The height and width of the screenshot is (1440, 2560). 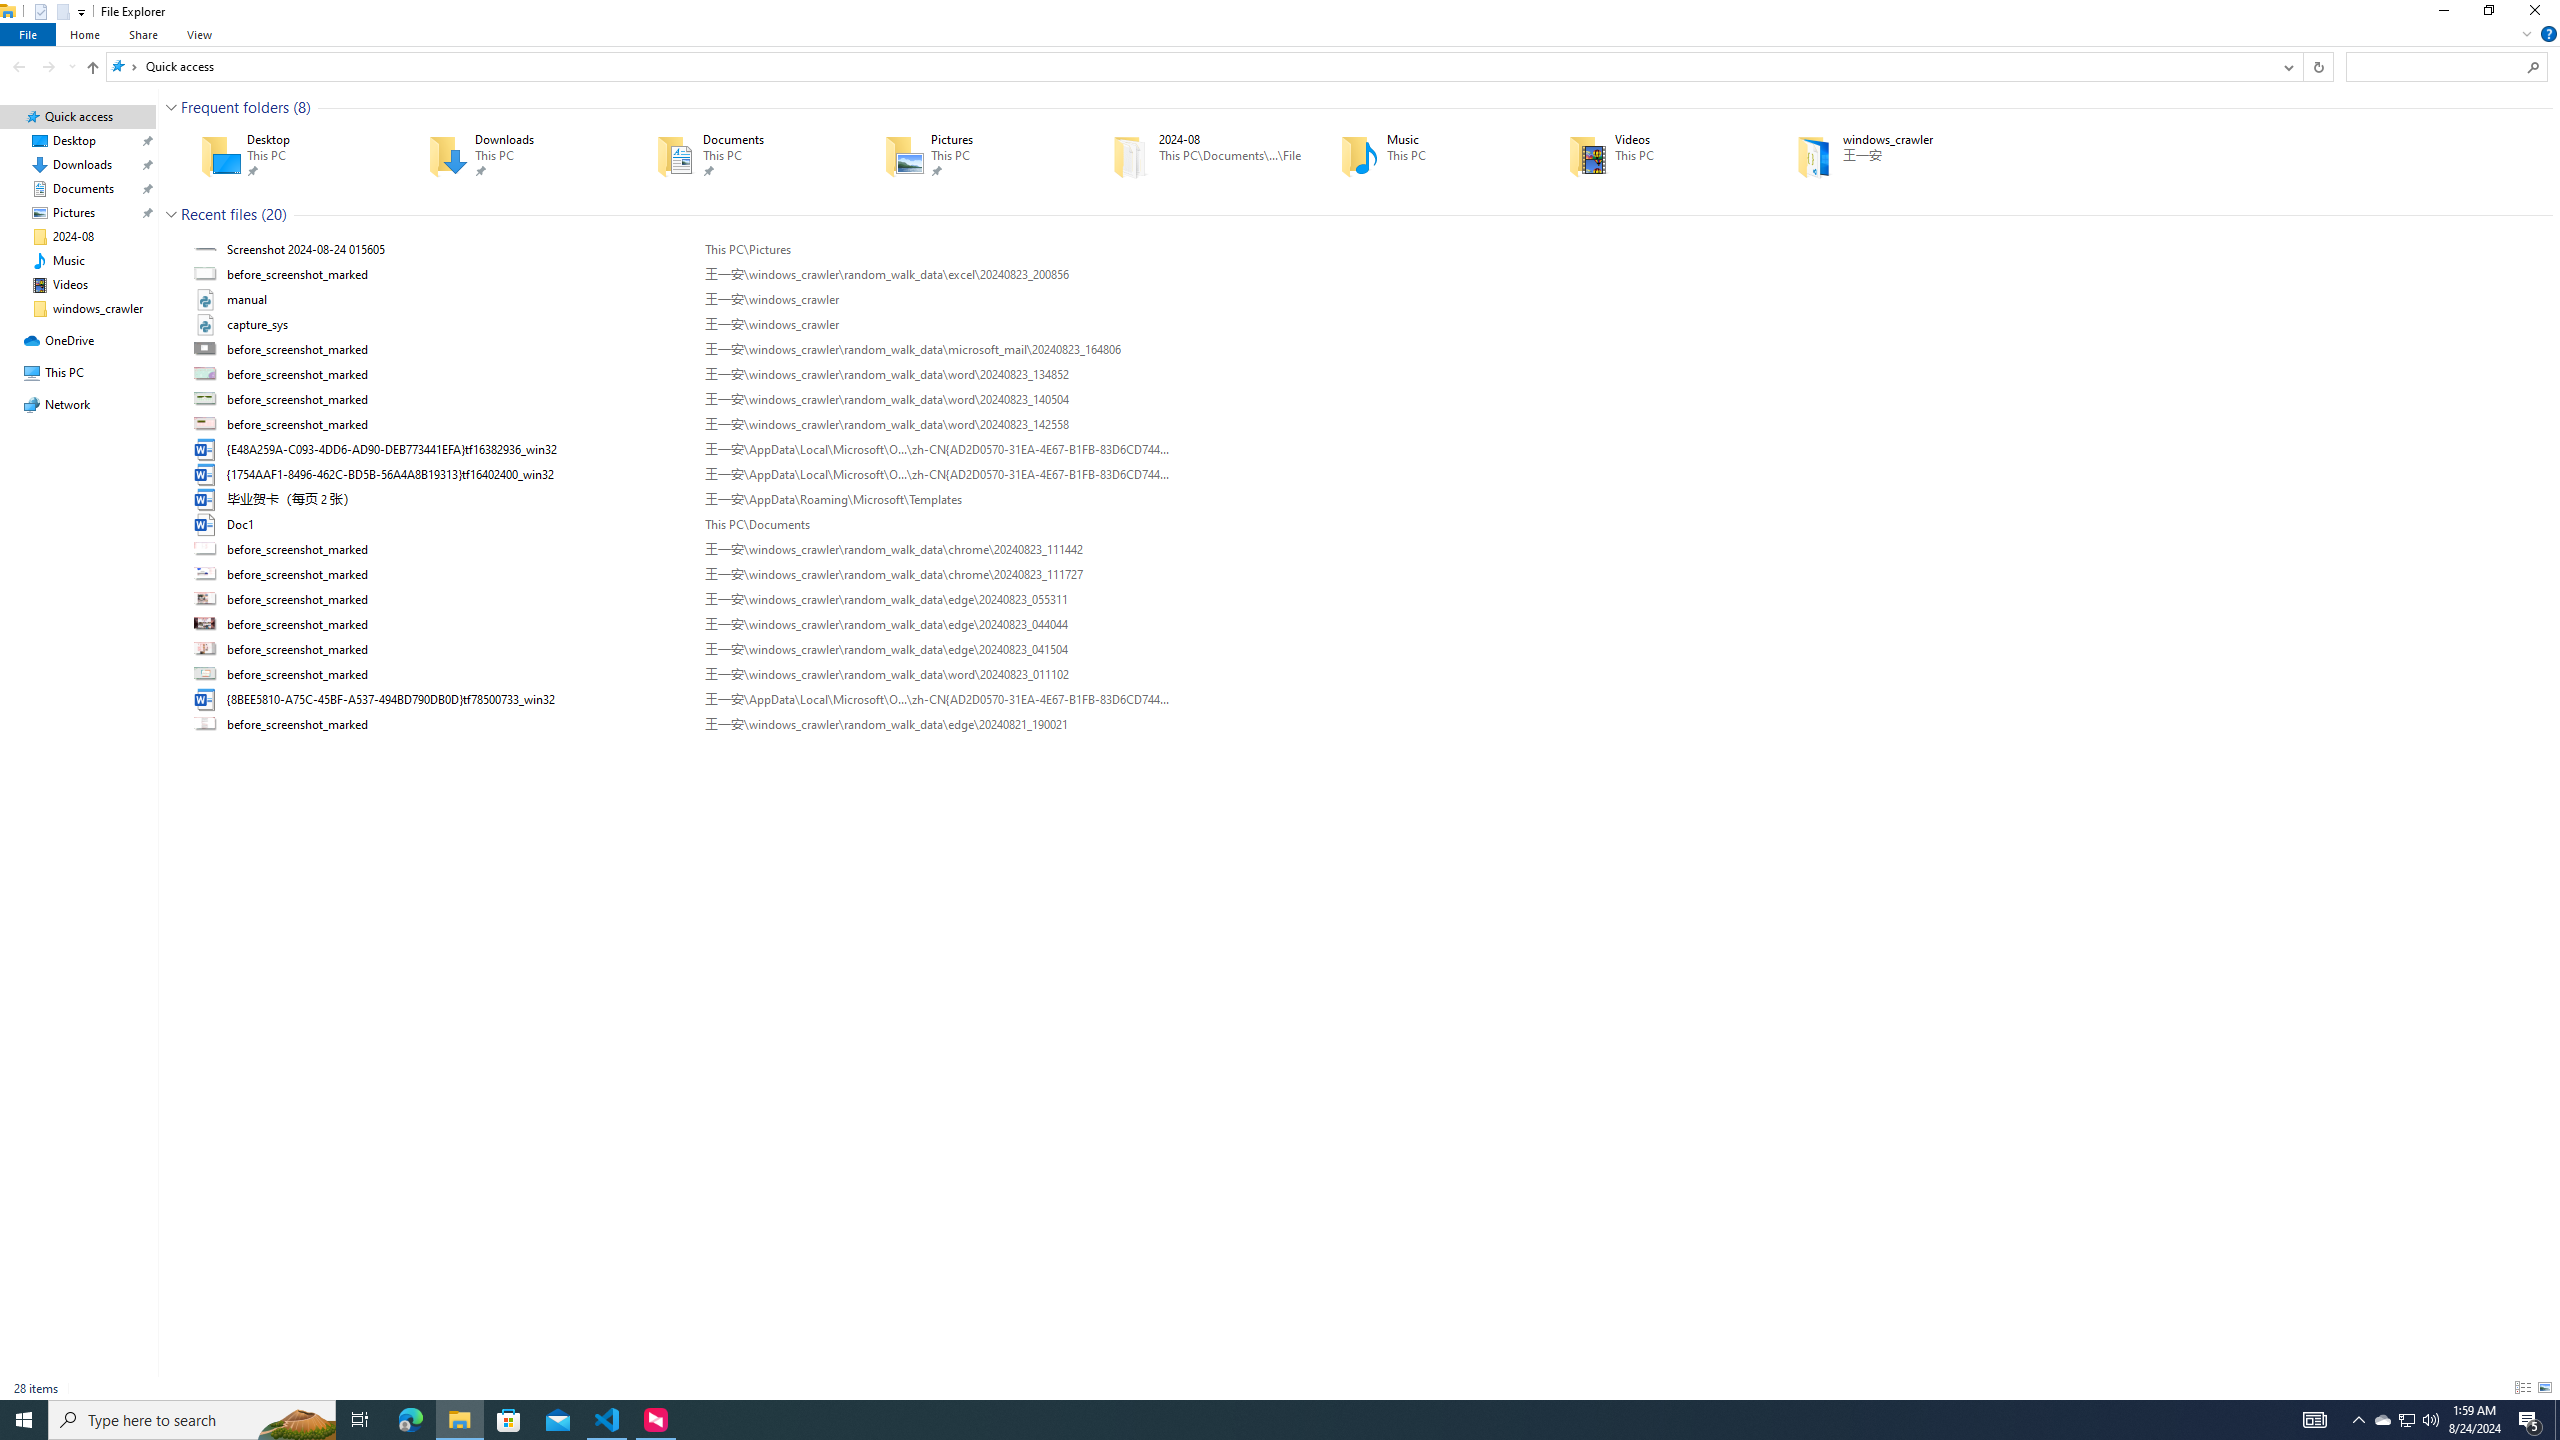 What do you see at coordinates (93, 68) in the screenshot?
I see `'Up to "Desktop" (Alt + Up Arrow)'` at bounding box center [93, 68].